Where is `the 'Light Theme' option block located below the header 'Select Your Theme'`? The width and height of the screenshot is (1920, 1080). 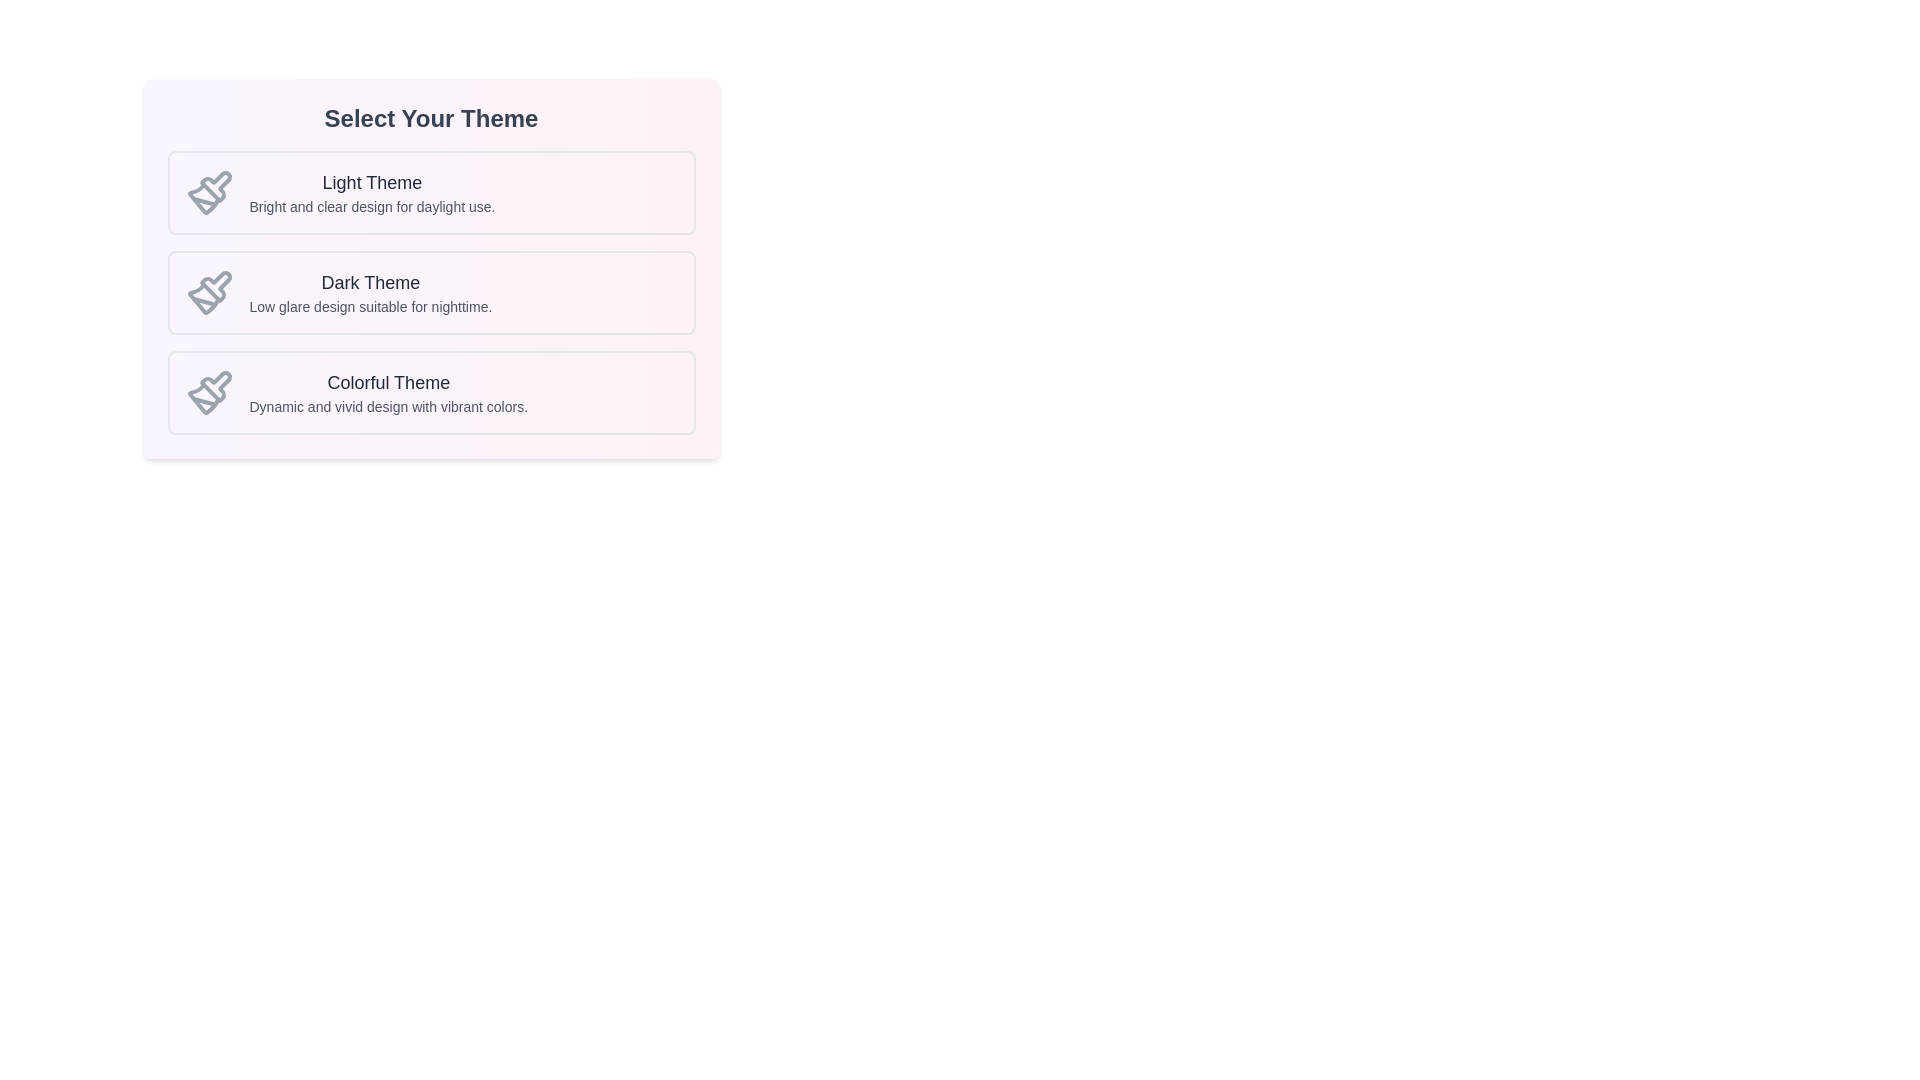 the 'Light Theme' option block located below the header 'Select Your Theme' is located at coordinates (372, 192).